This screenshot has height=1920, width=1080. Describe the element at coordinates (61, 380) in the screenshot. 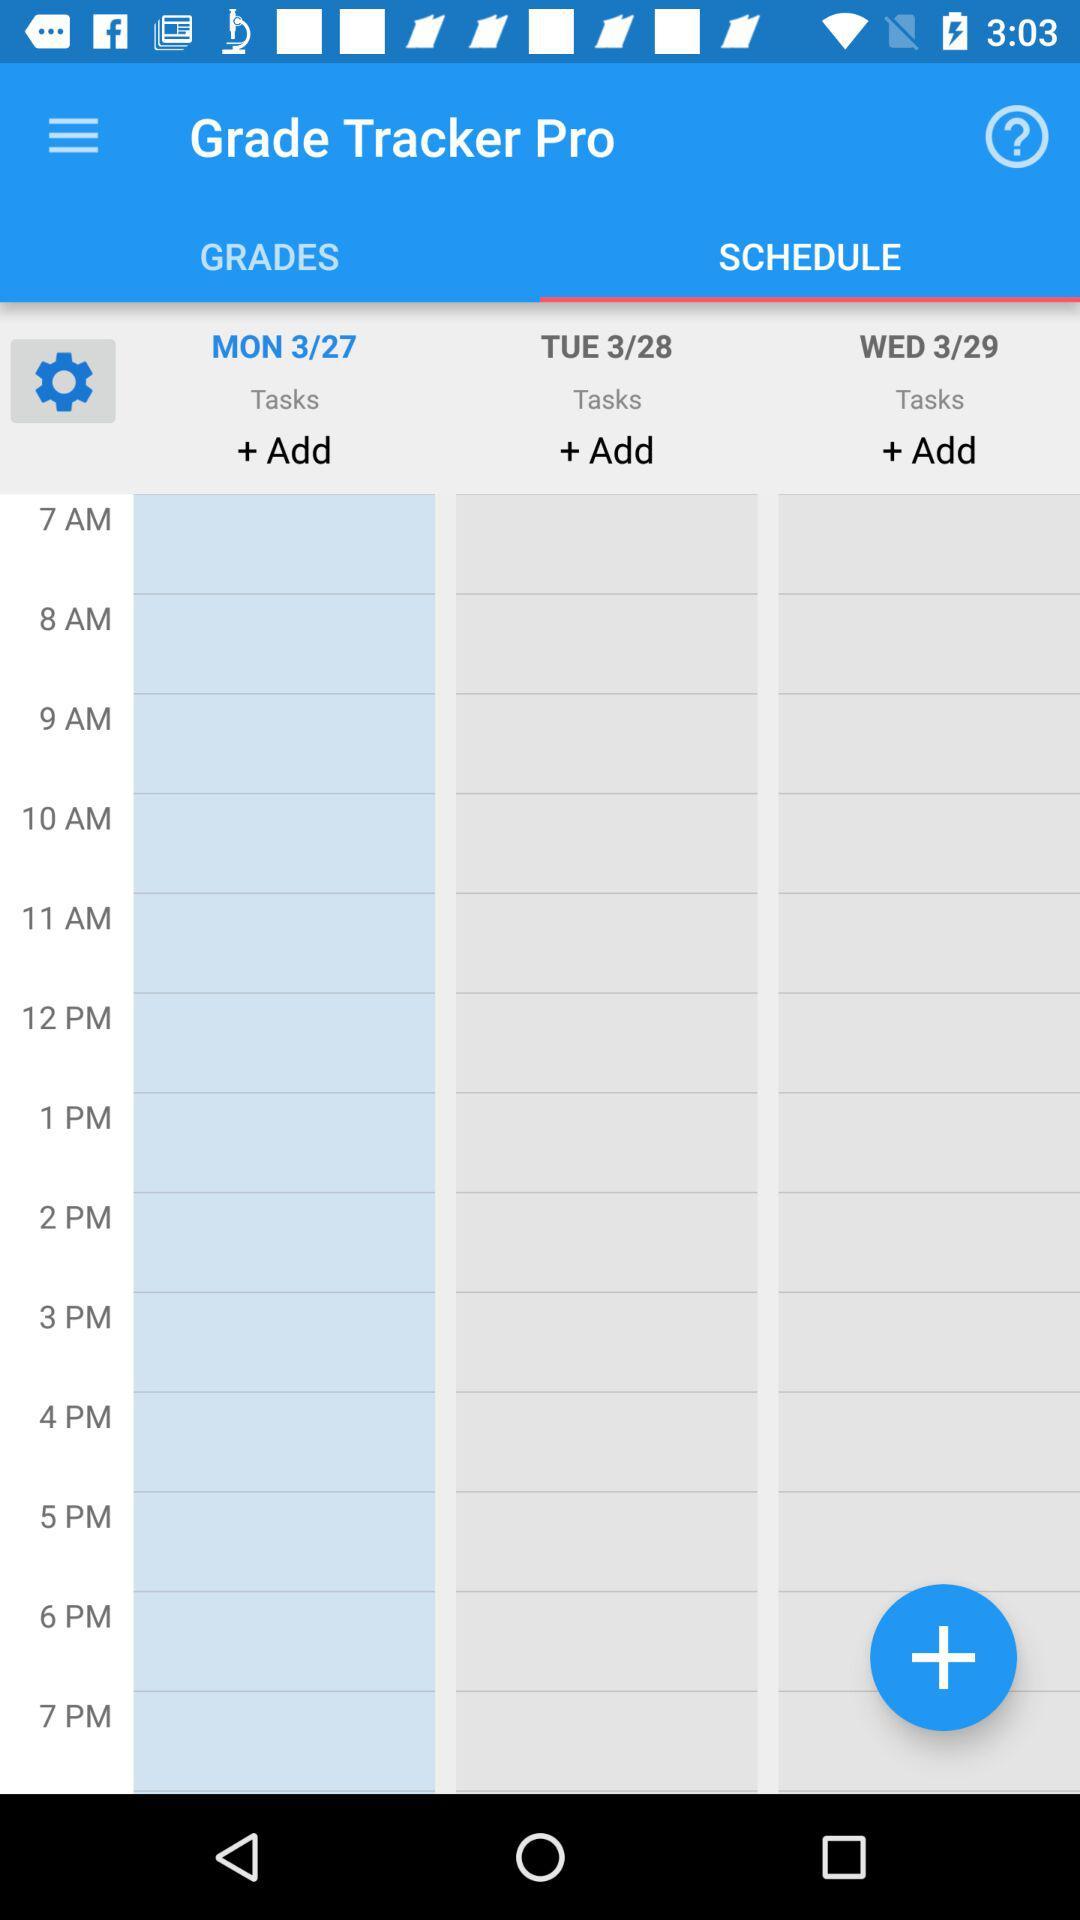

I see `the settings bar` at that location.